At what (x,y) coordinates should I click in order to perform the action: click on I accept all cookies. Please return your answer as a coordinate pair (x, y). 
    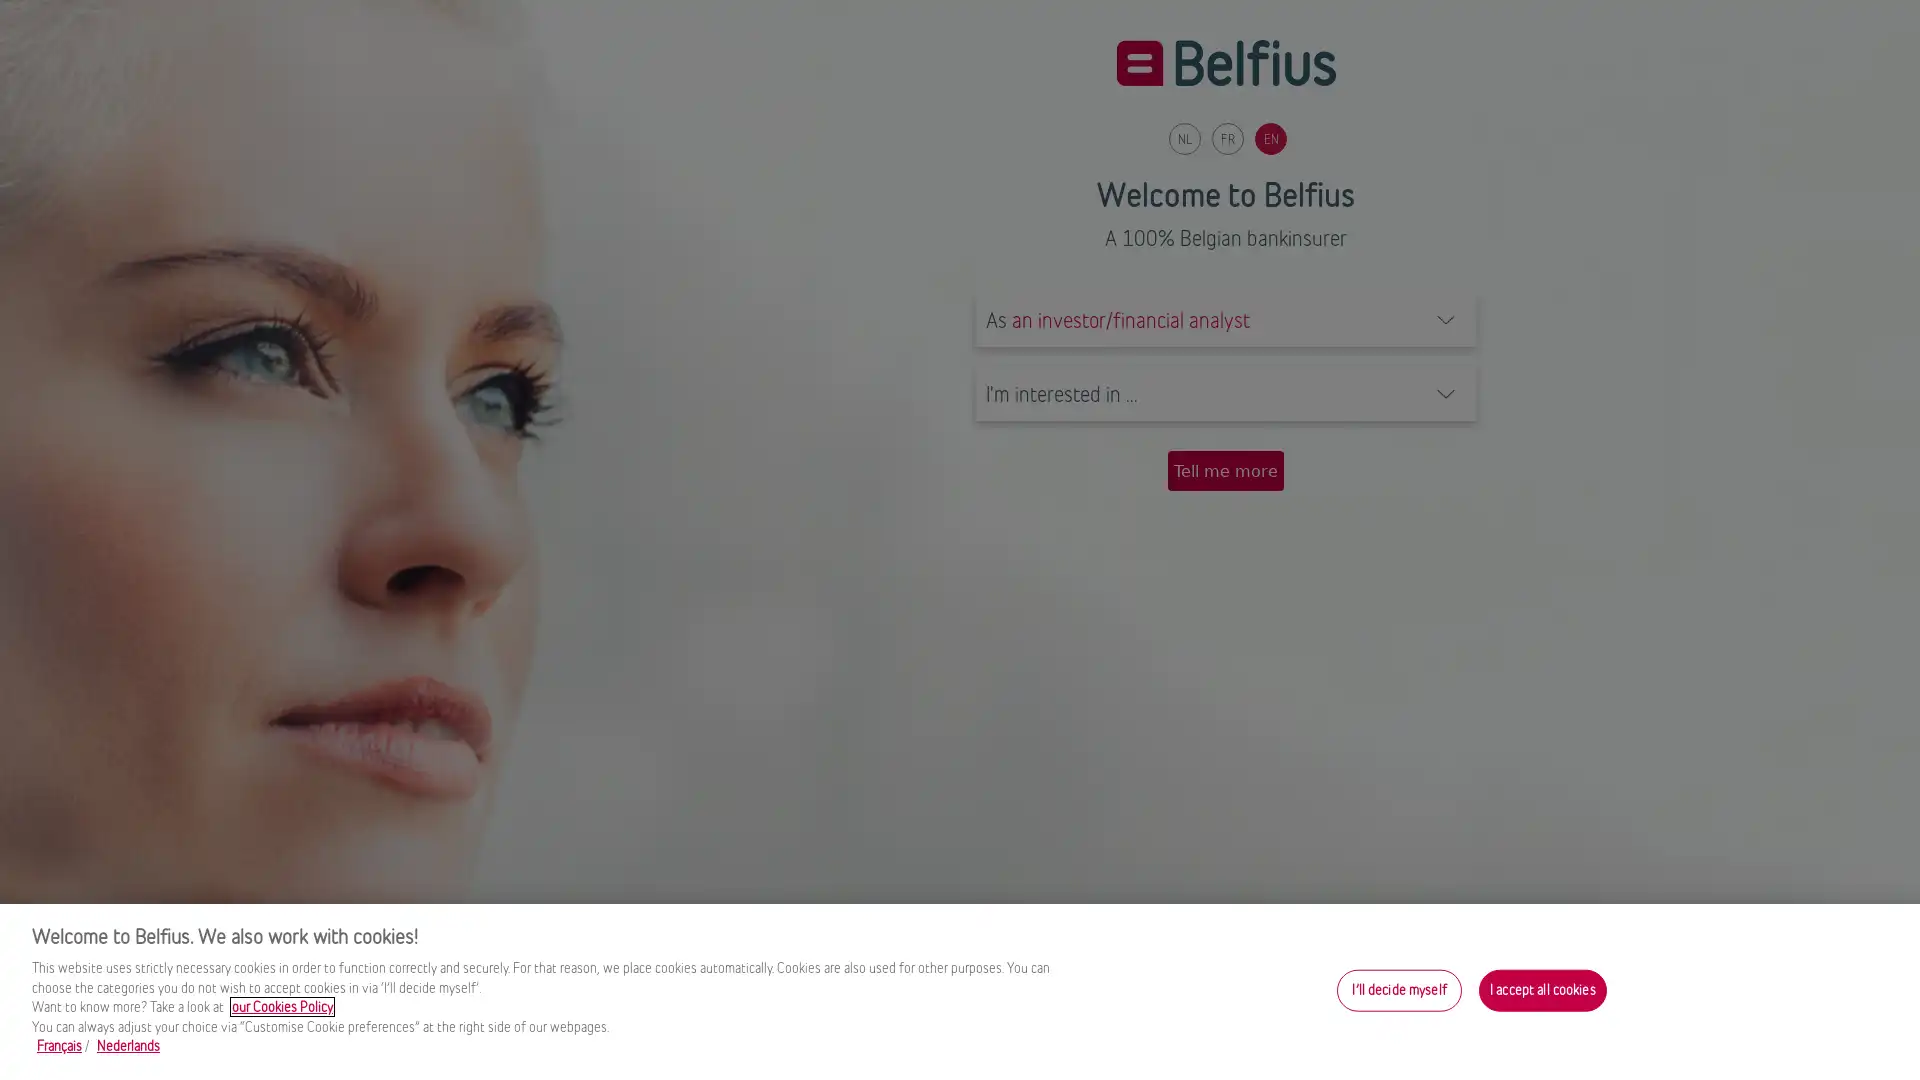
    Looking at the image, I should click on (1541, 990).